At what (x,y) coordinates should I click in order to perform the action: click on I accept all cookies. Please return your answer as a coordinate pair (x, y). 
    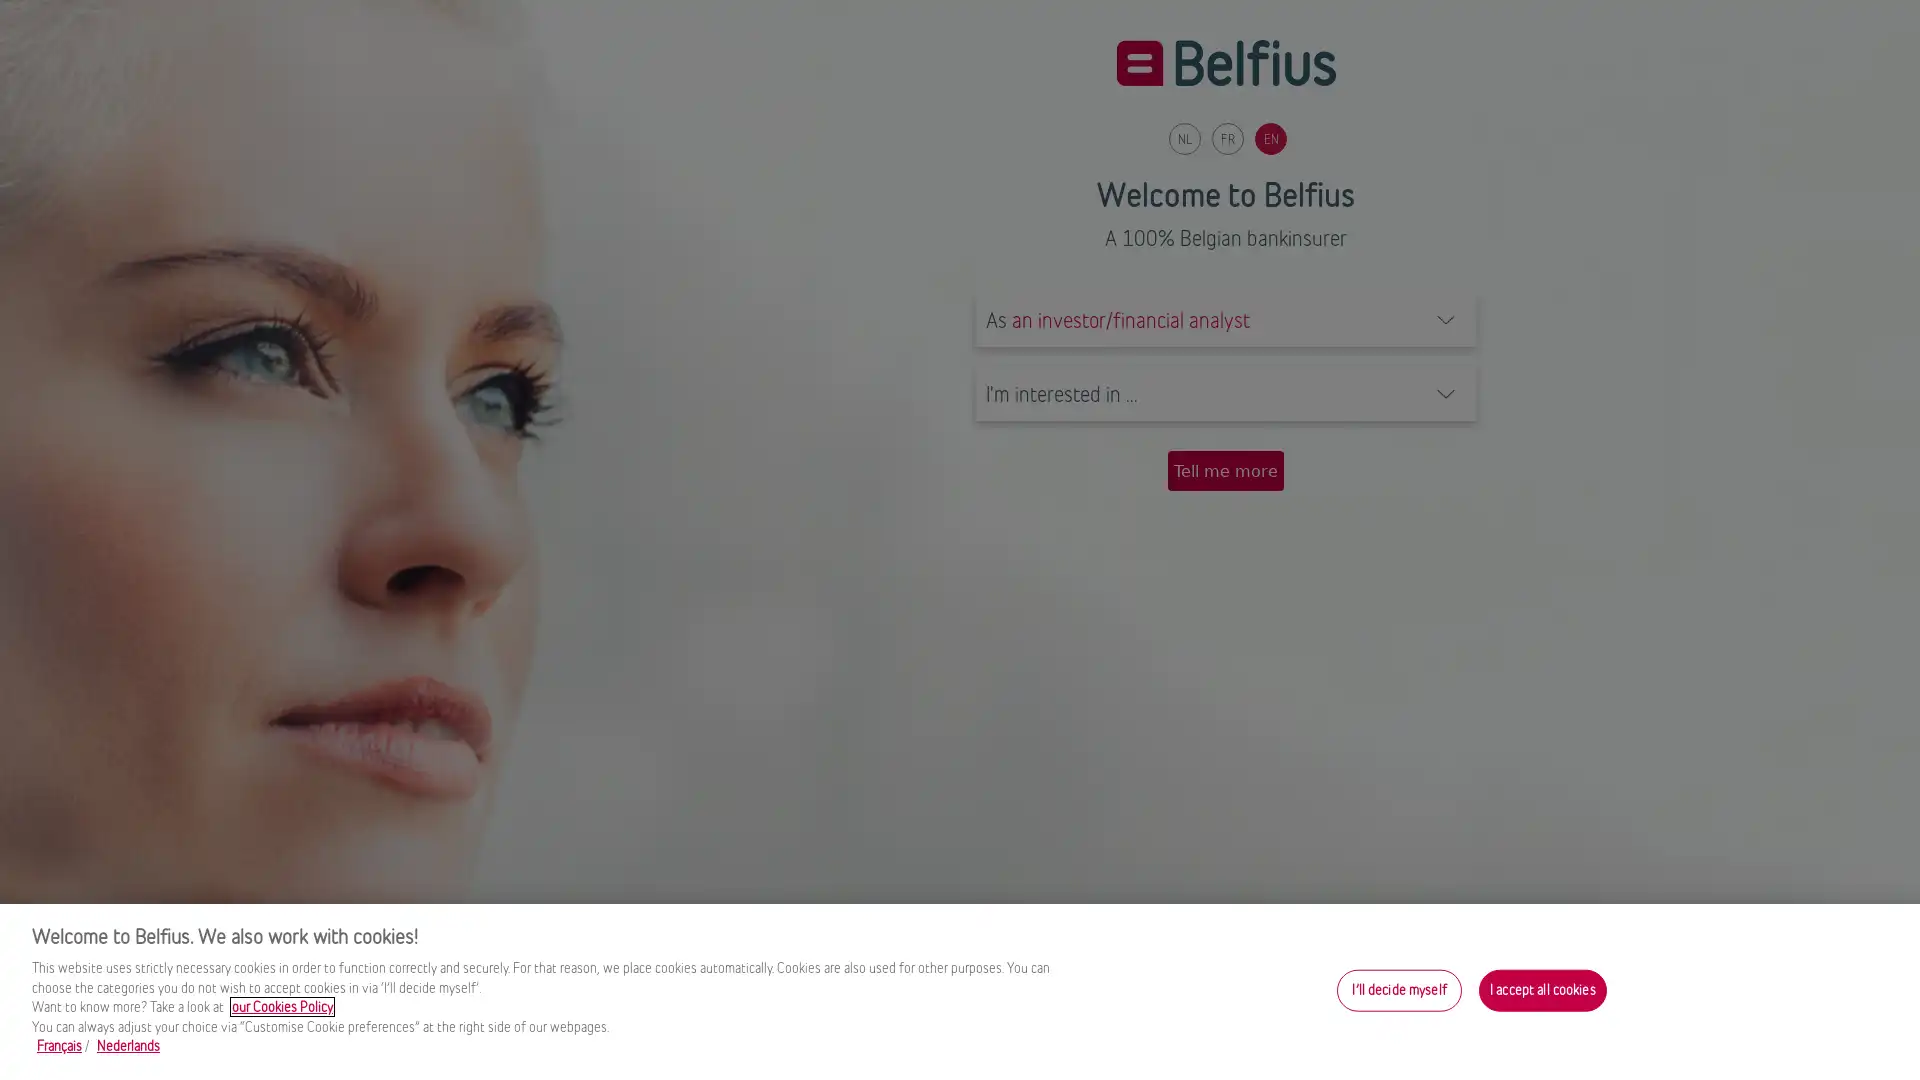
    Looking at the image, I should click on (1541, 990).